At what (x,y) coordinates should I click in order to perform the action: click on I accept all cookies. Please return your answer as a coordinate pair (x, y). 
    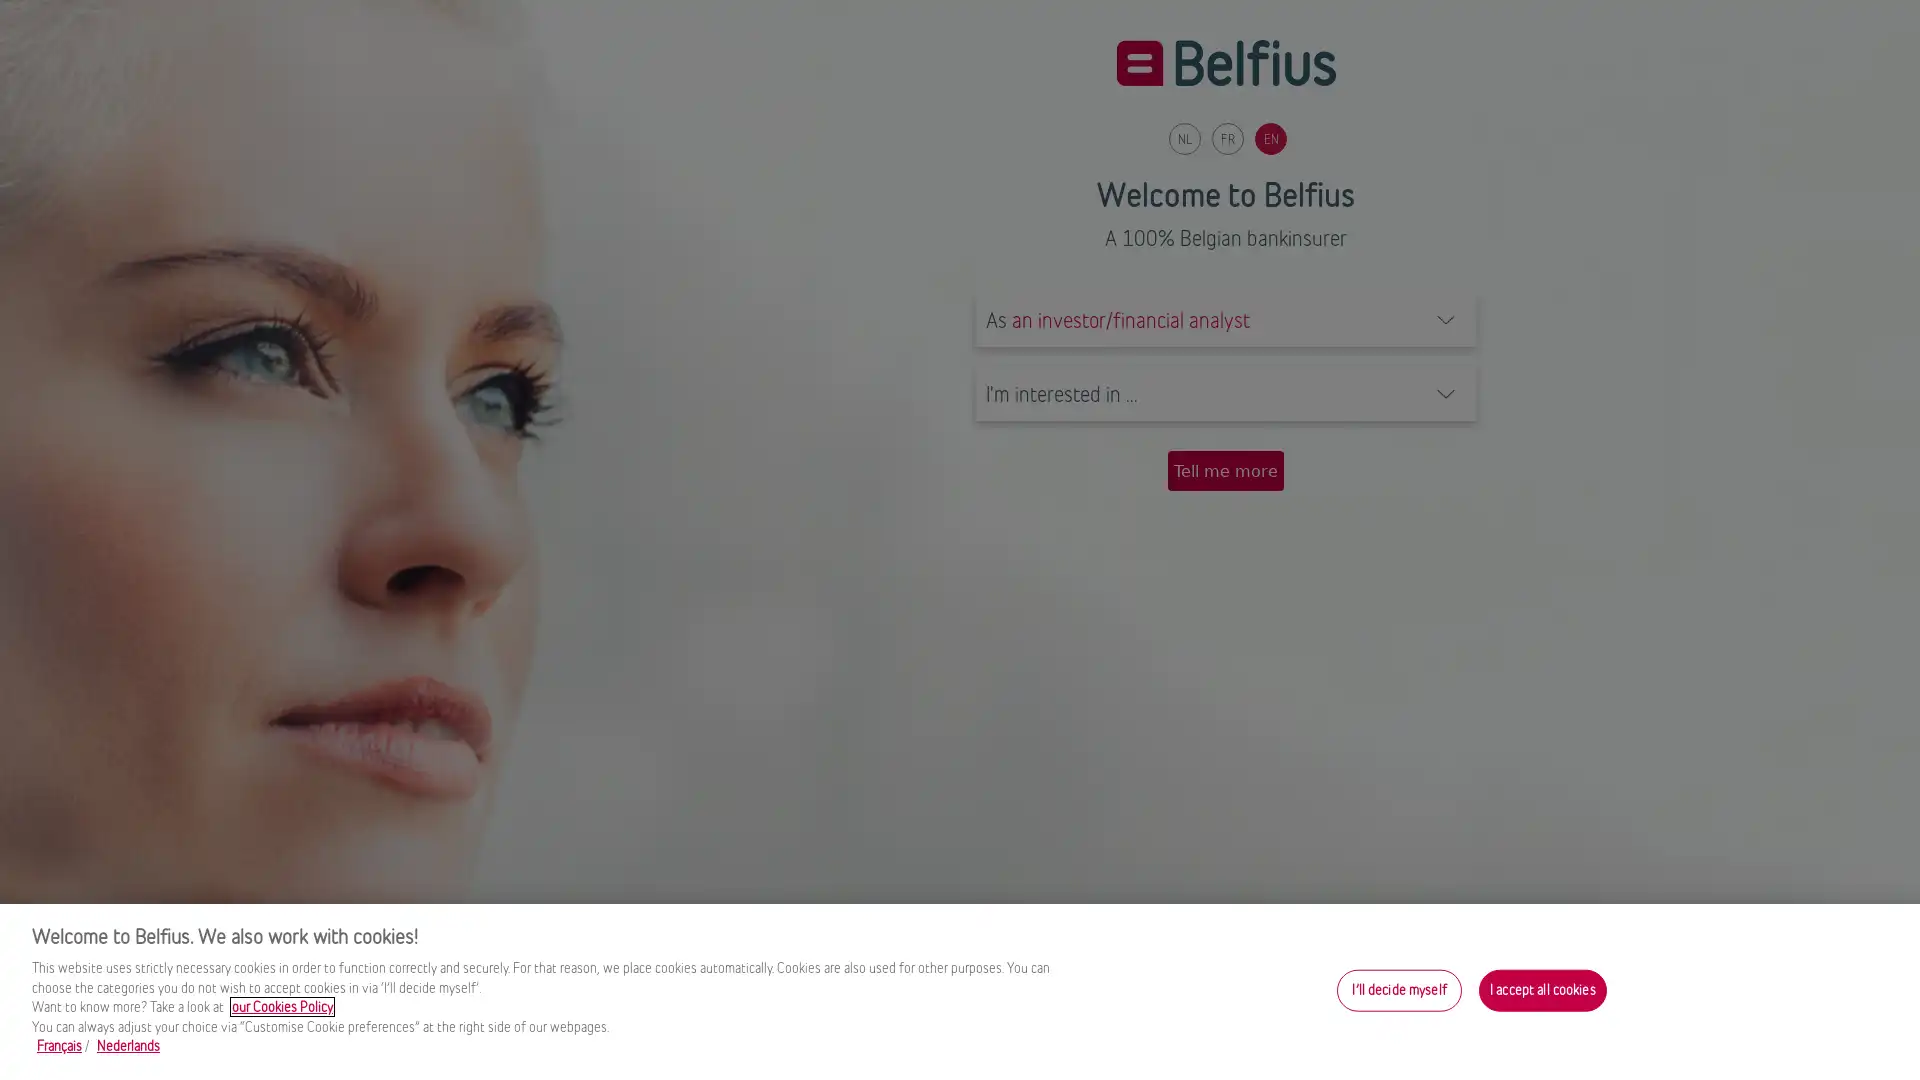
    Looking at the image, I should click on (1541, 990).